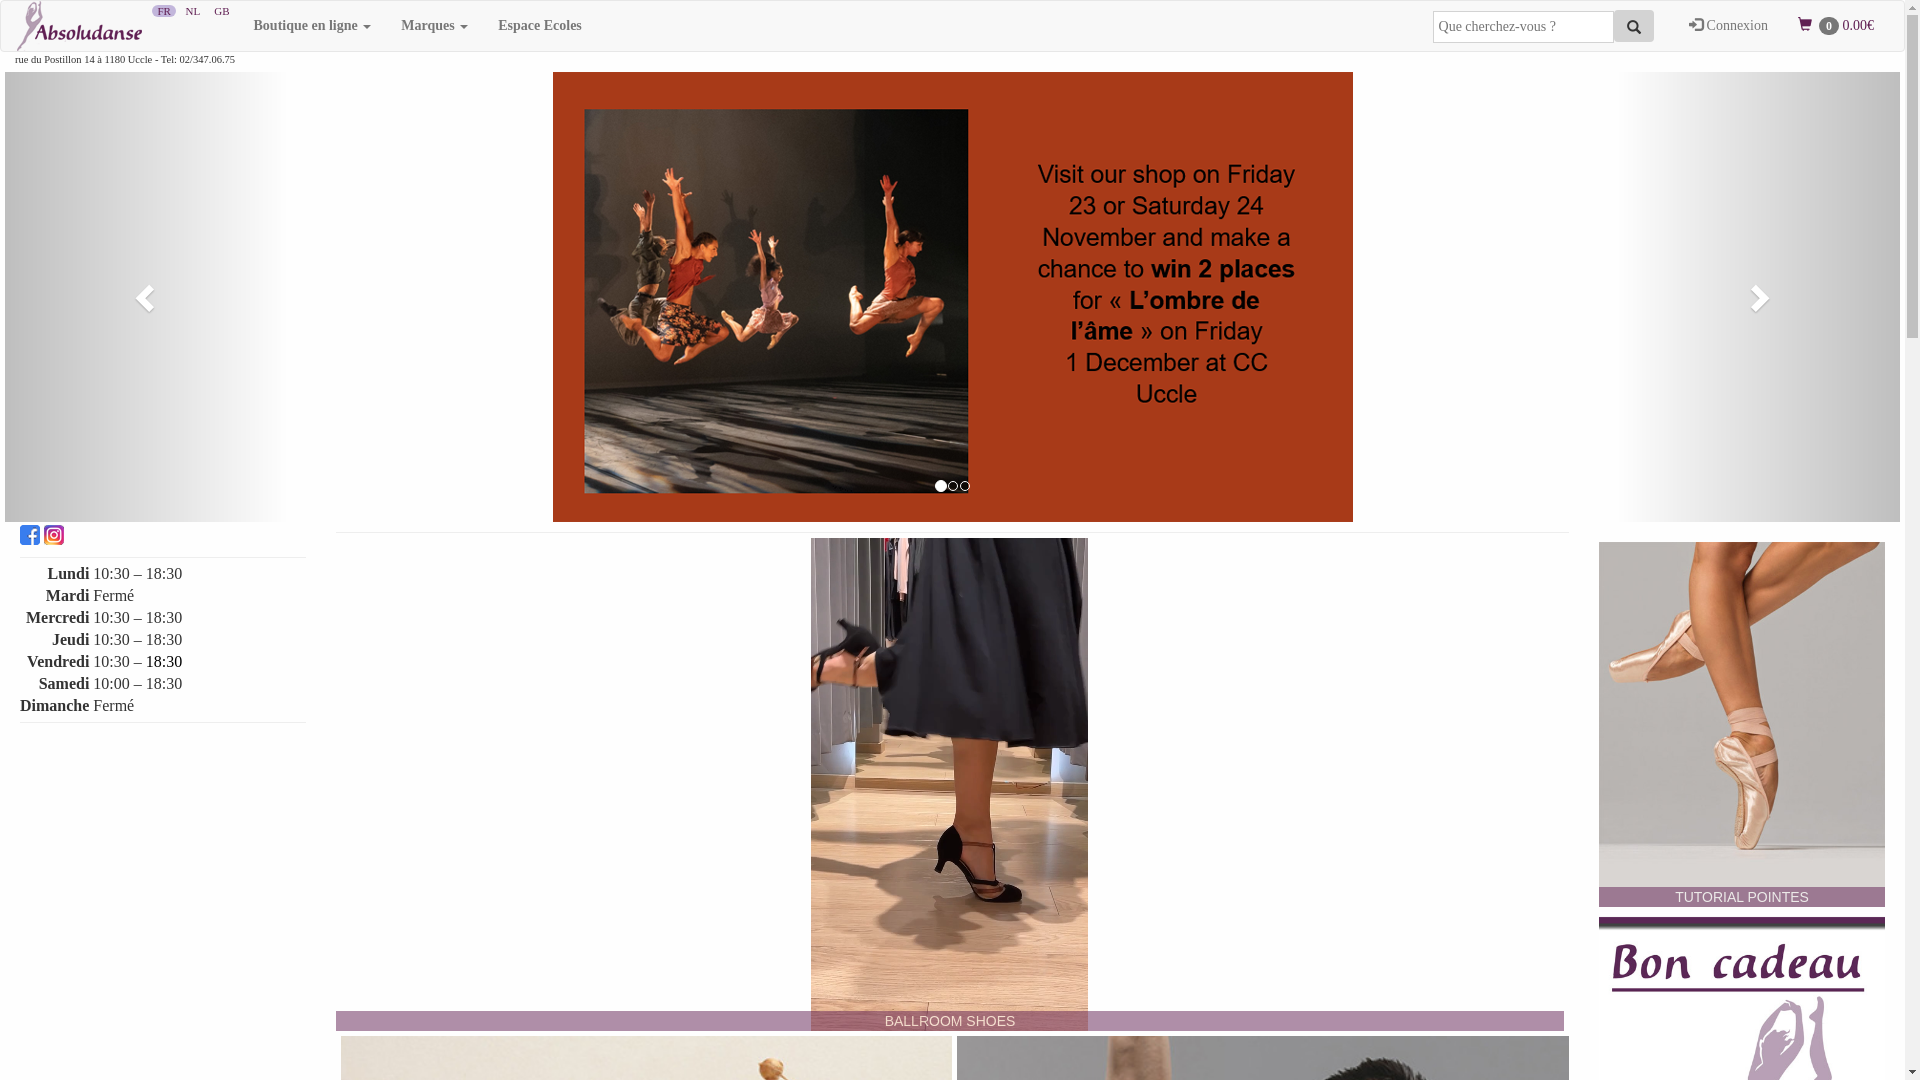 The width and height of the screenshot is (1920, 1080). I want to click on 'TUTORIAL POINTES', so click(1741, 724).